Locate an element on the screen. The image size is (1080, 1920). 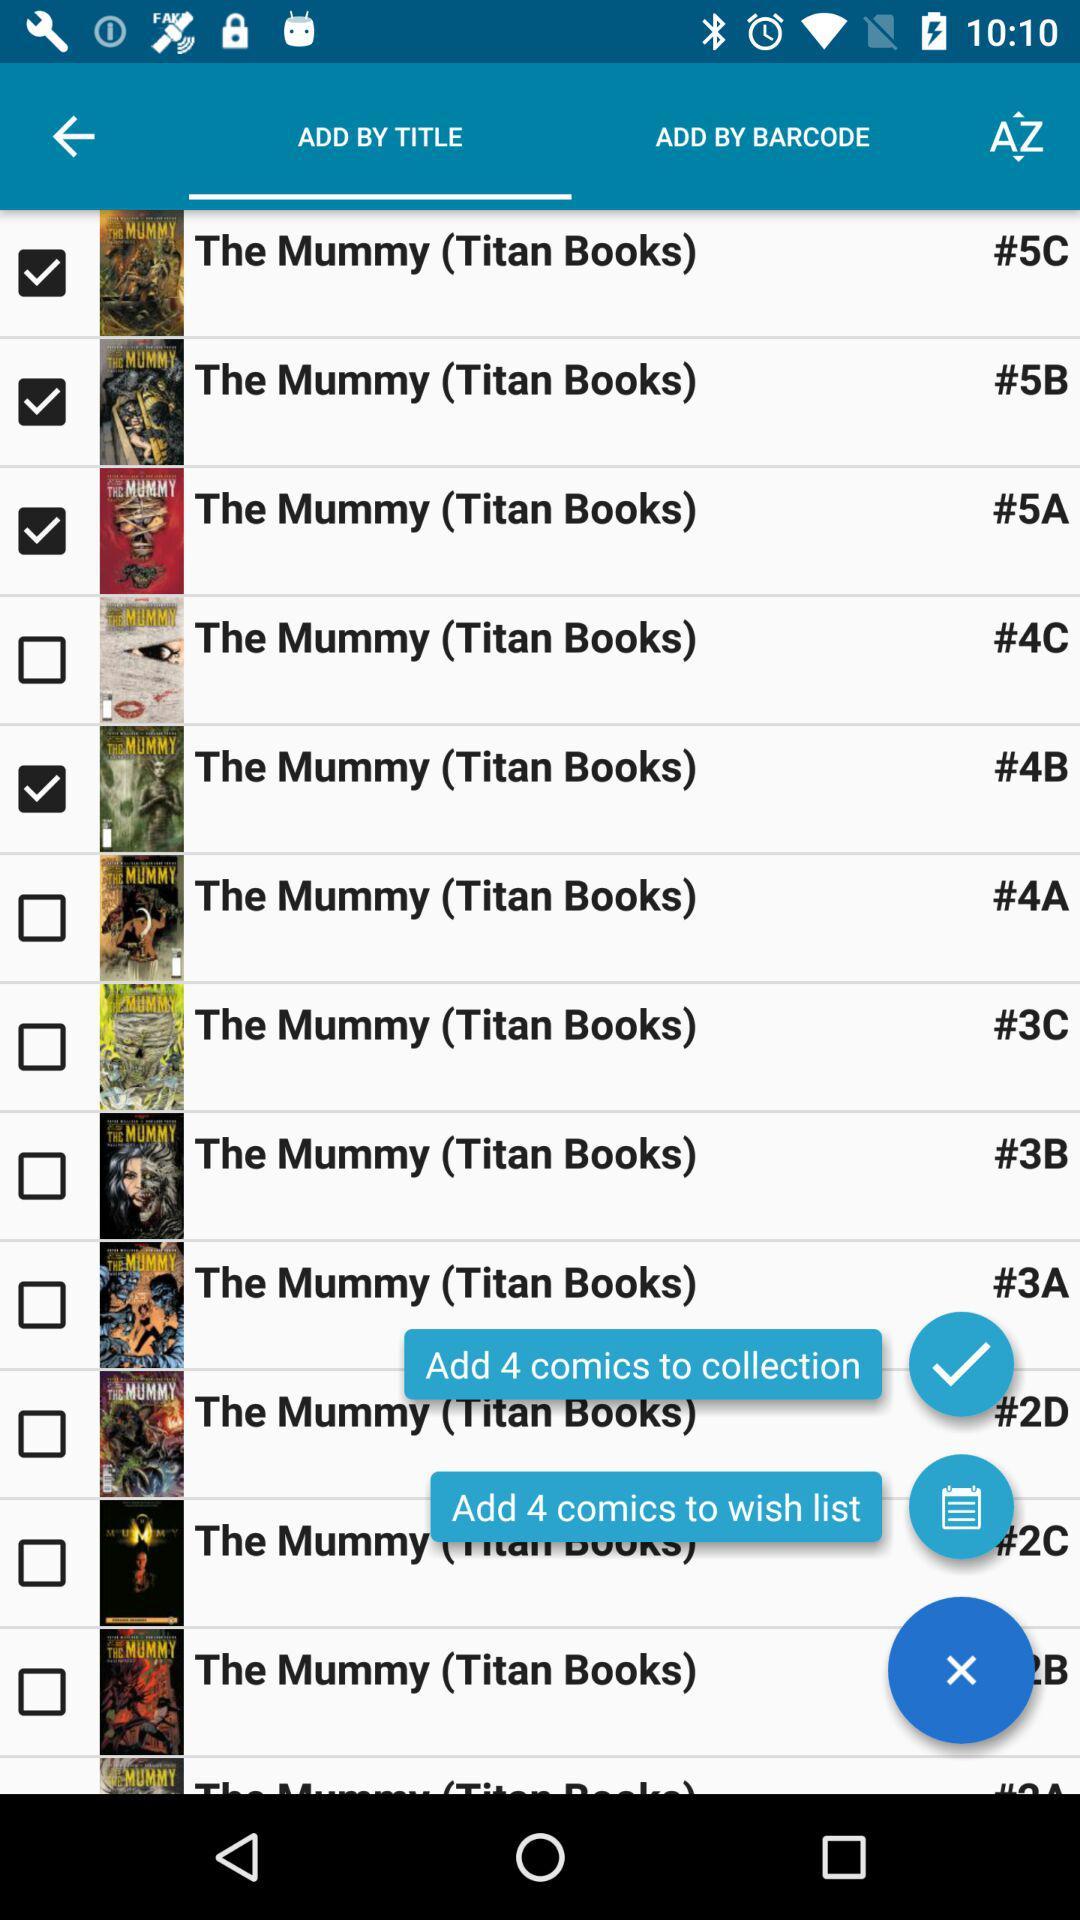
icon next to add by barcode item is located at coordinates (1017, 135).